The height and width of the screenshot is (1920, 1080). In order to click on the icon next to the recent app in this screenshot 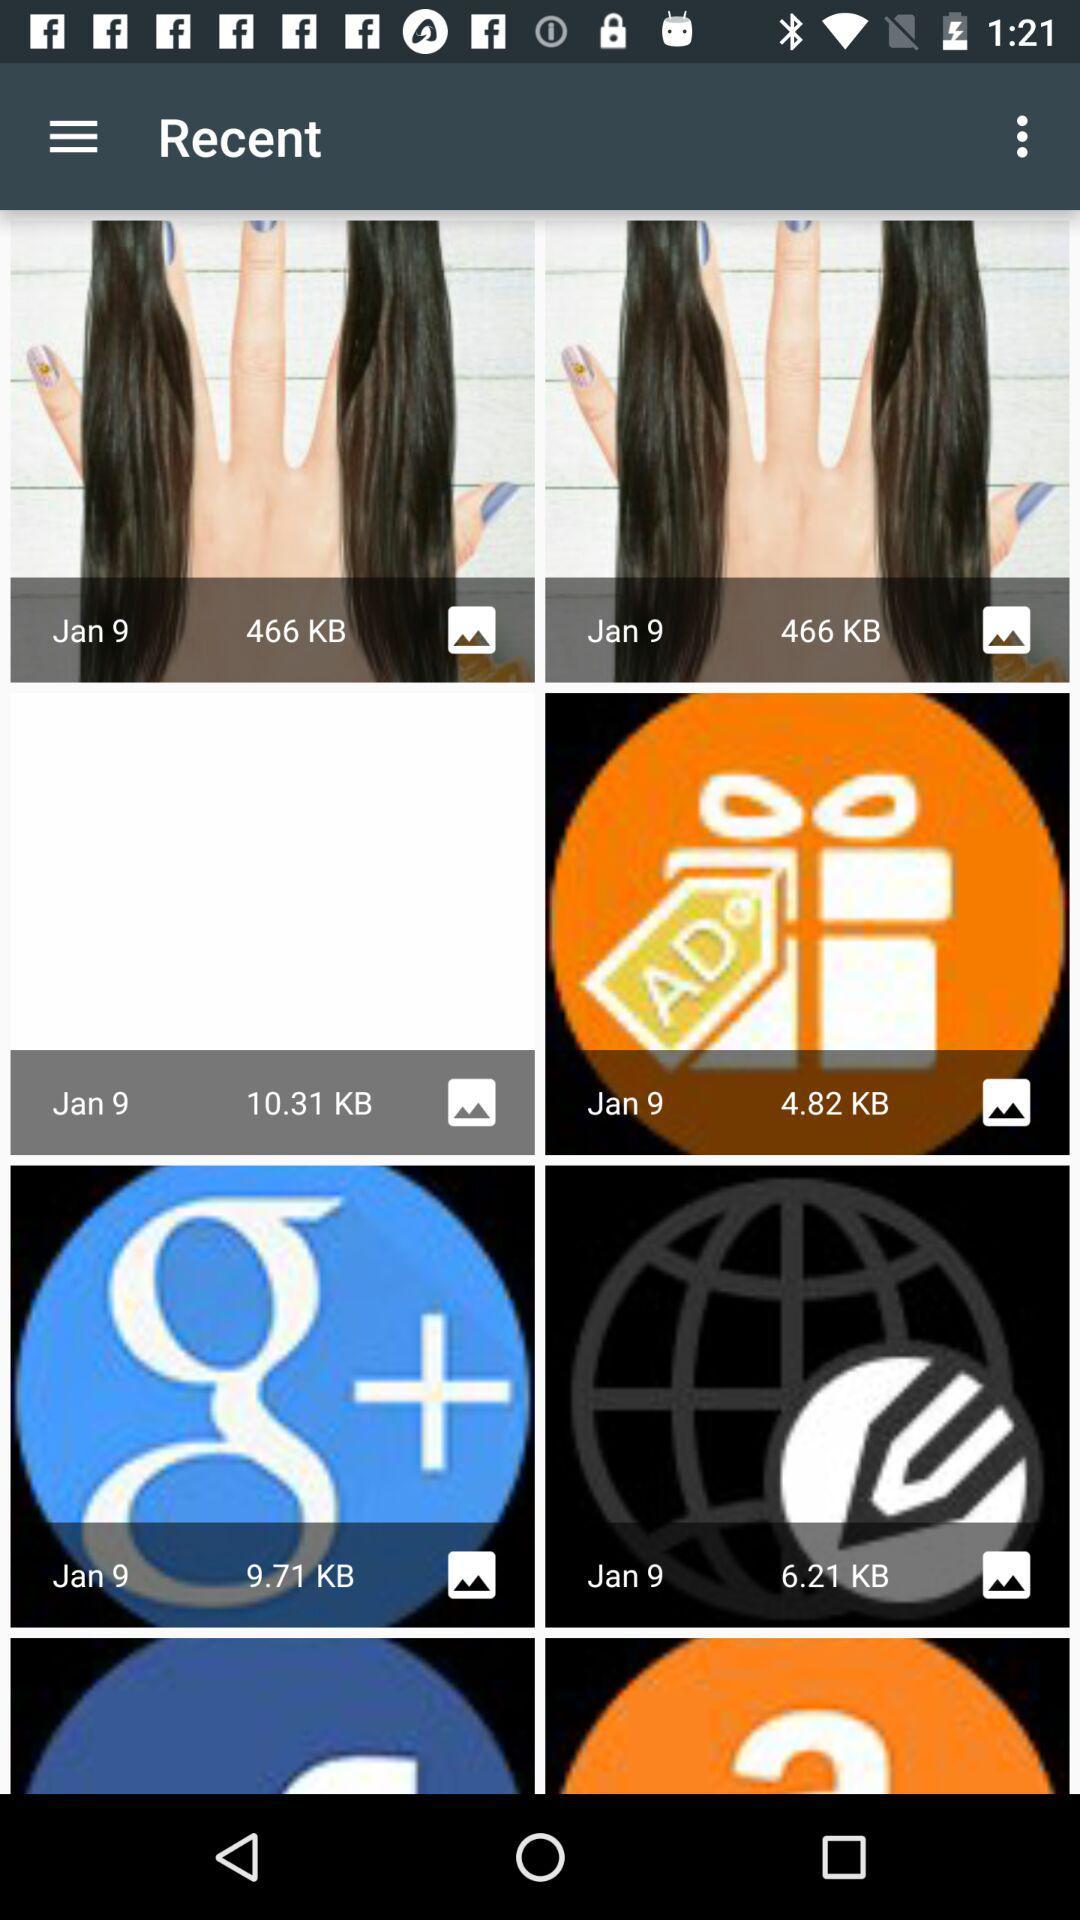, I will do `click(72, 135)`.